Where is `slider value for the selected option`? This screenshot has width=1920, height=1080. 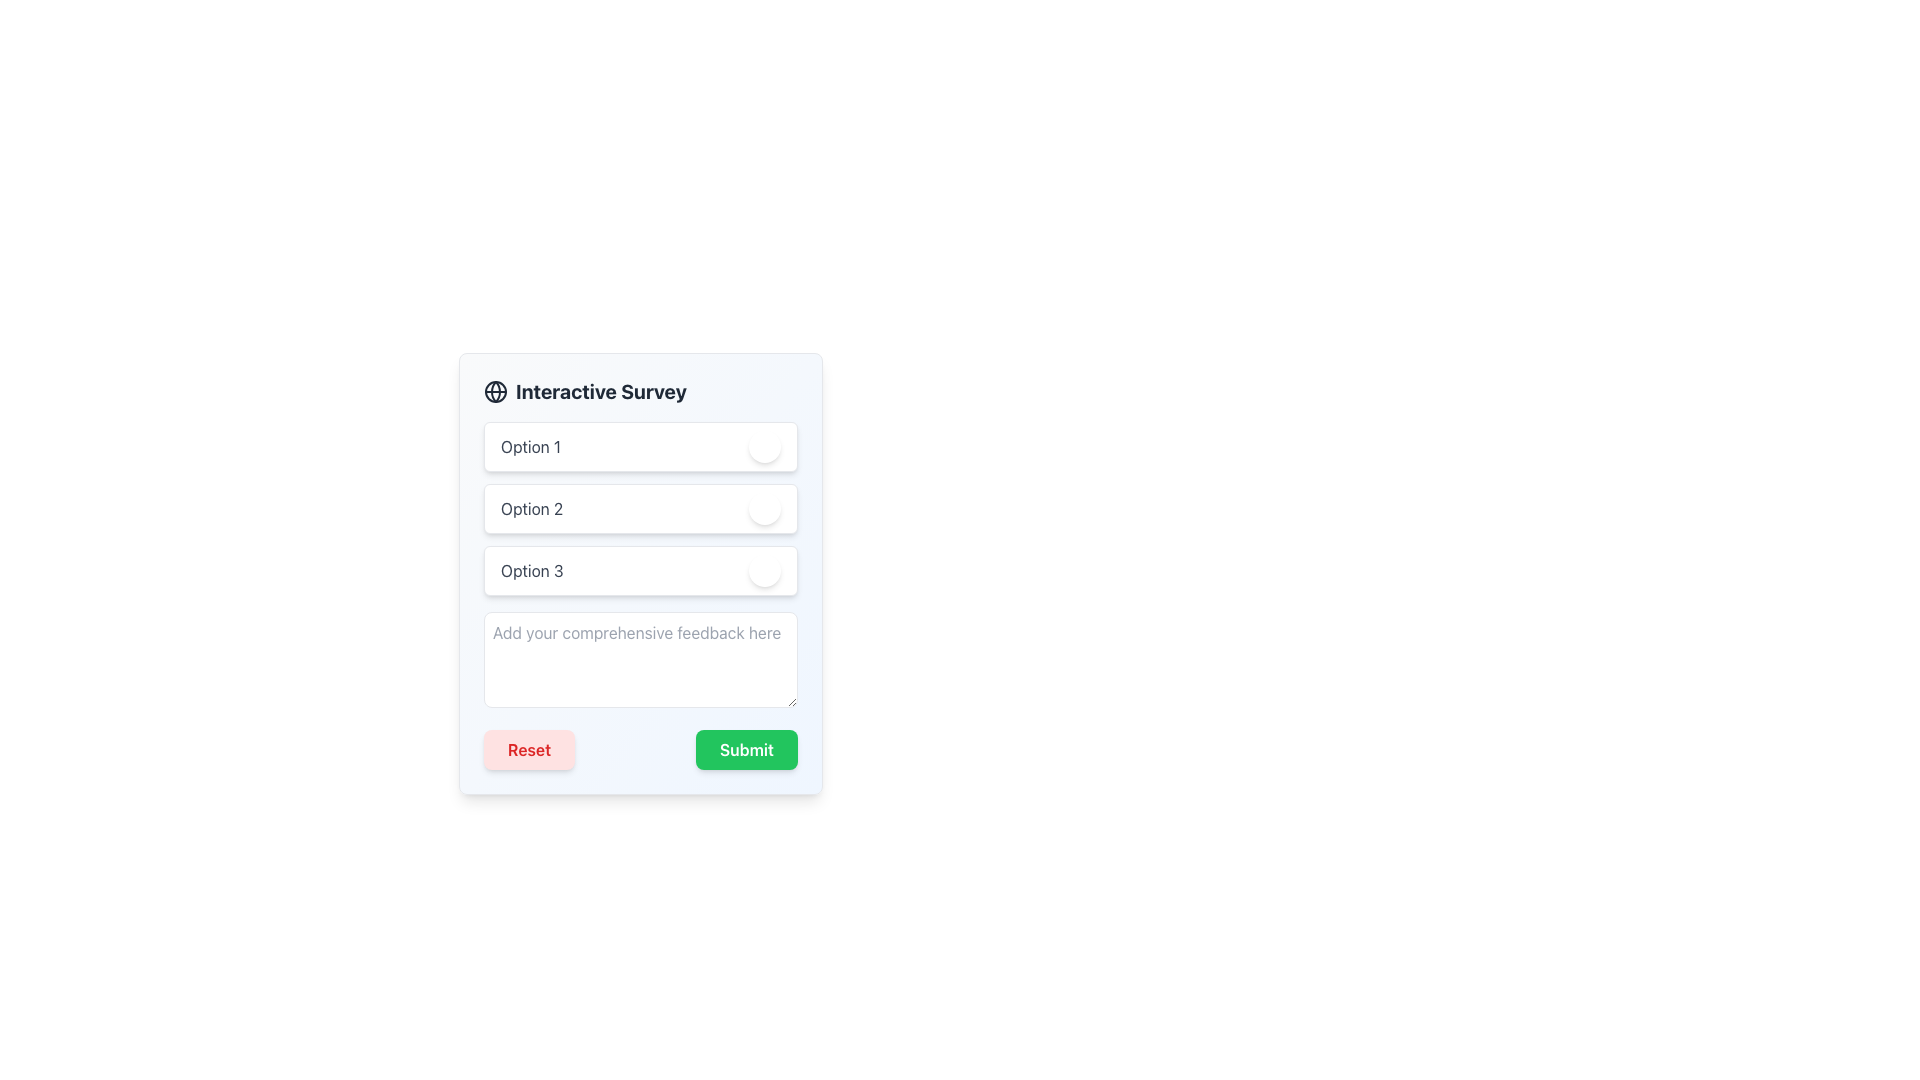
slider value for the selected option is located at coordinates (747, 446).